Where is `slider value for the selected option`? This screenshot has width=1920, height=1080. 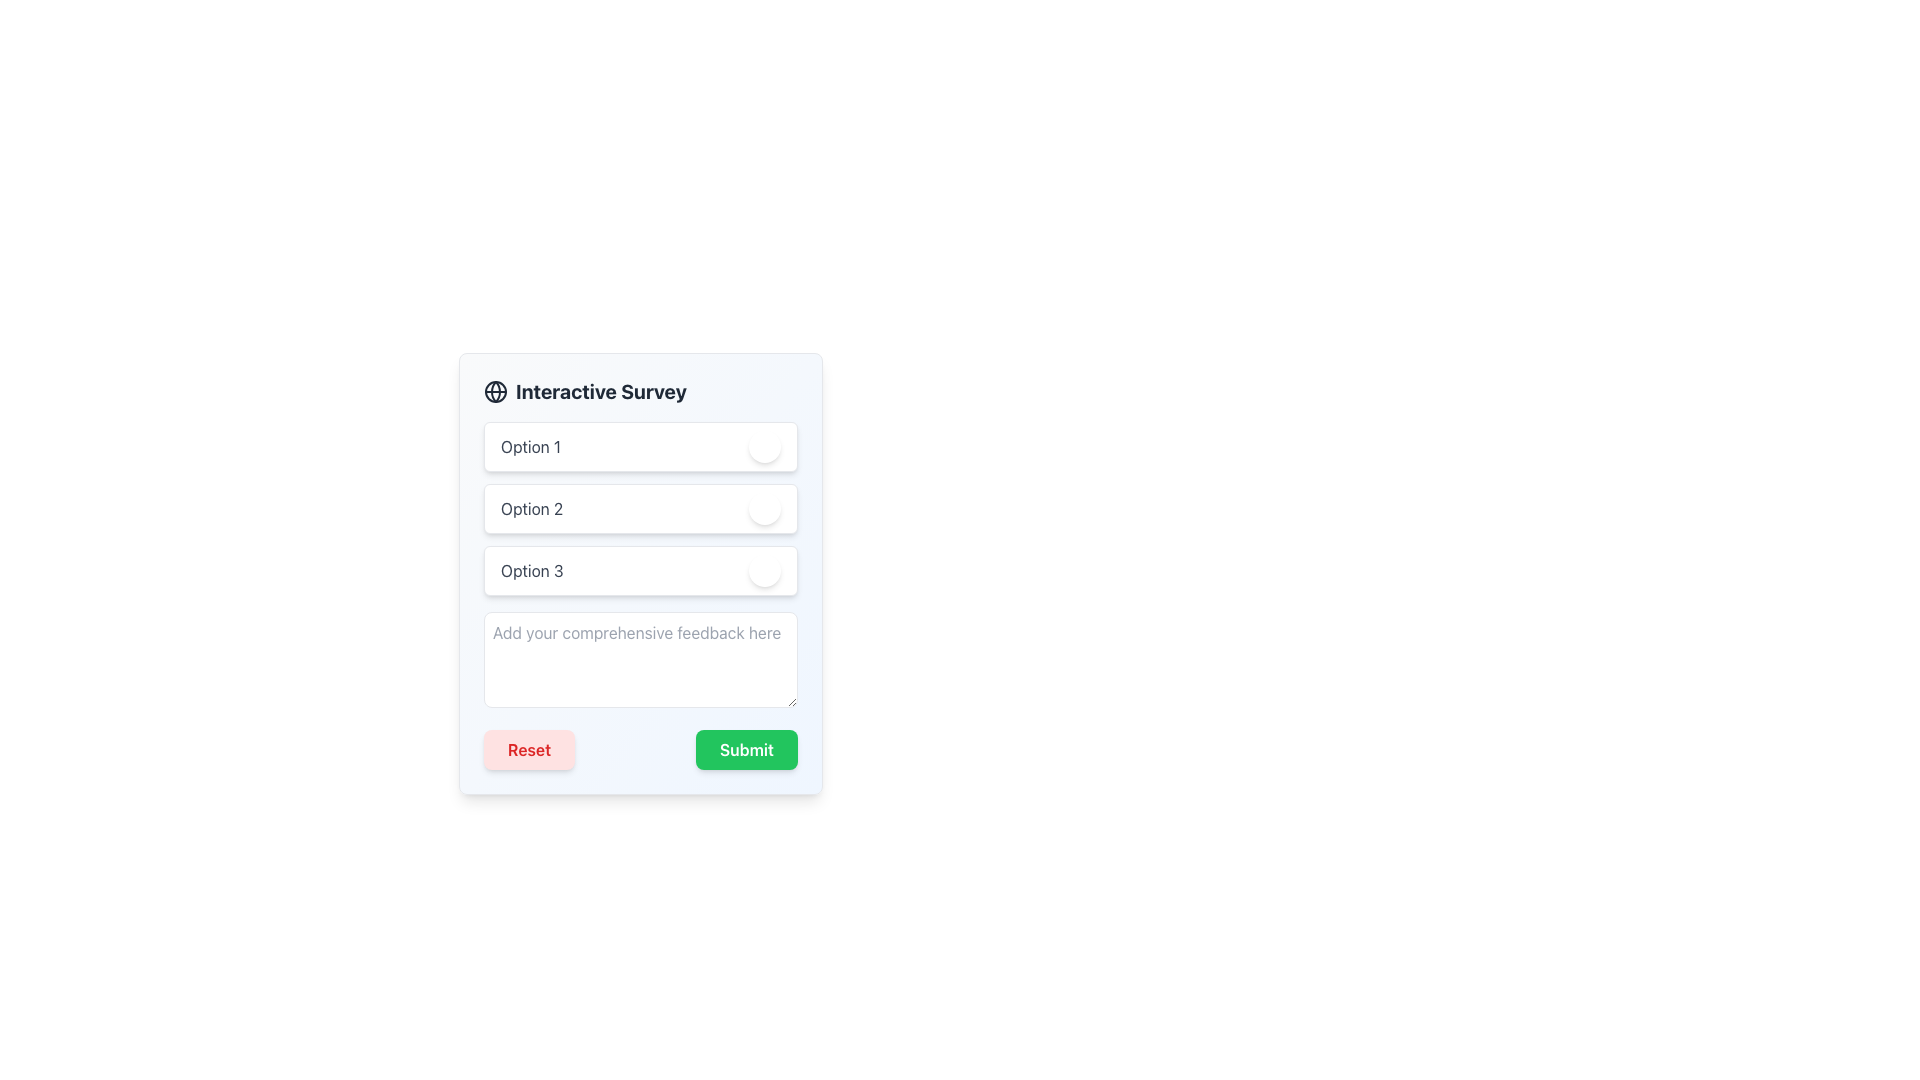
slider value for the selected option is located at coordinates (747, 446).